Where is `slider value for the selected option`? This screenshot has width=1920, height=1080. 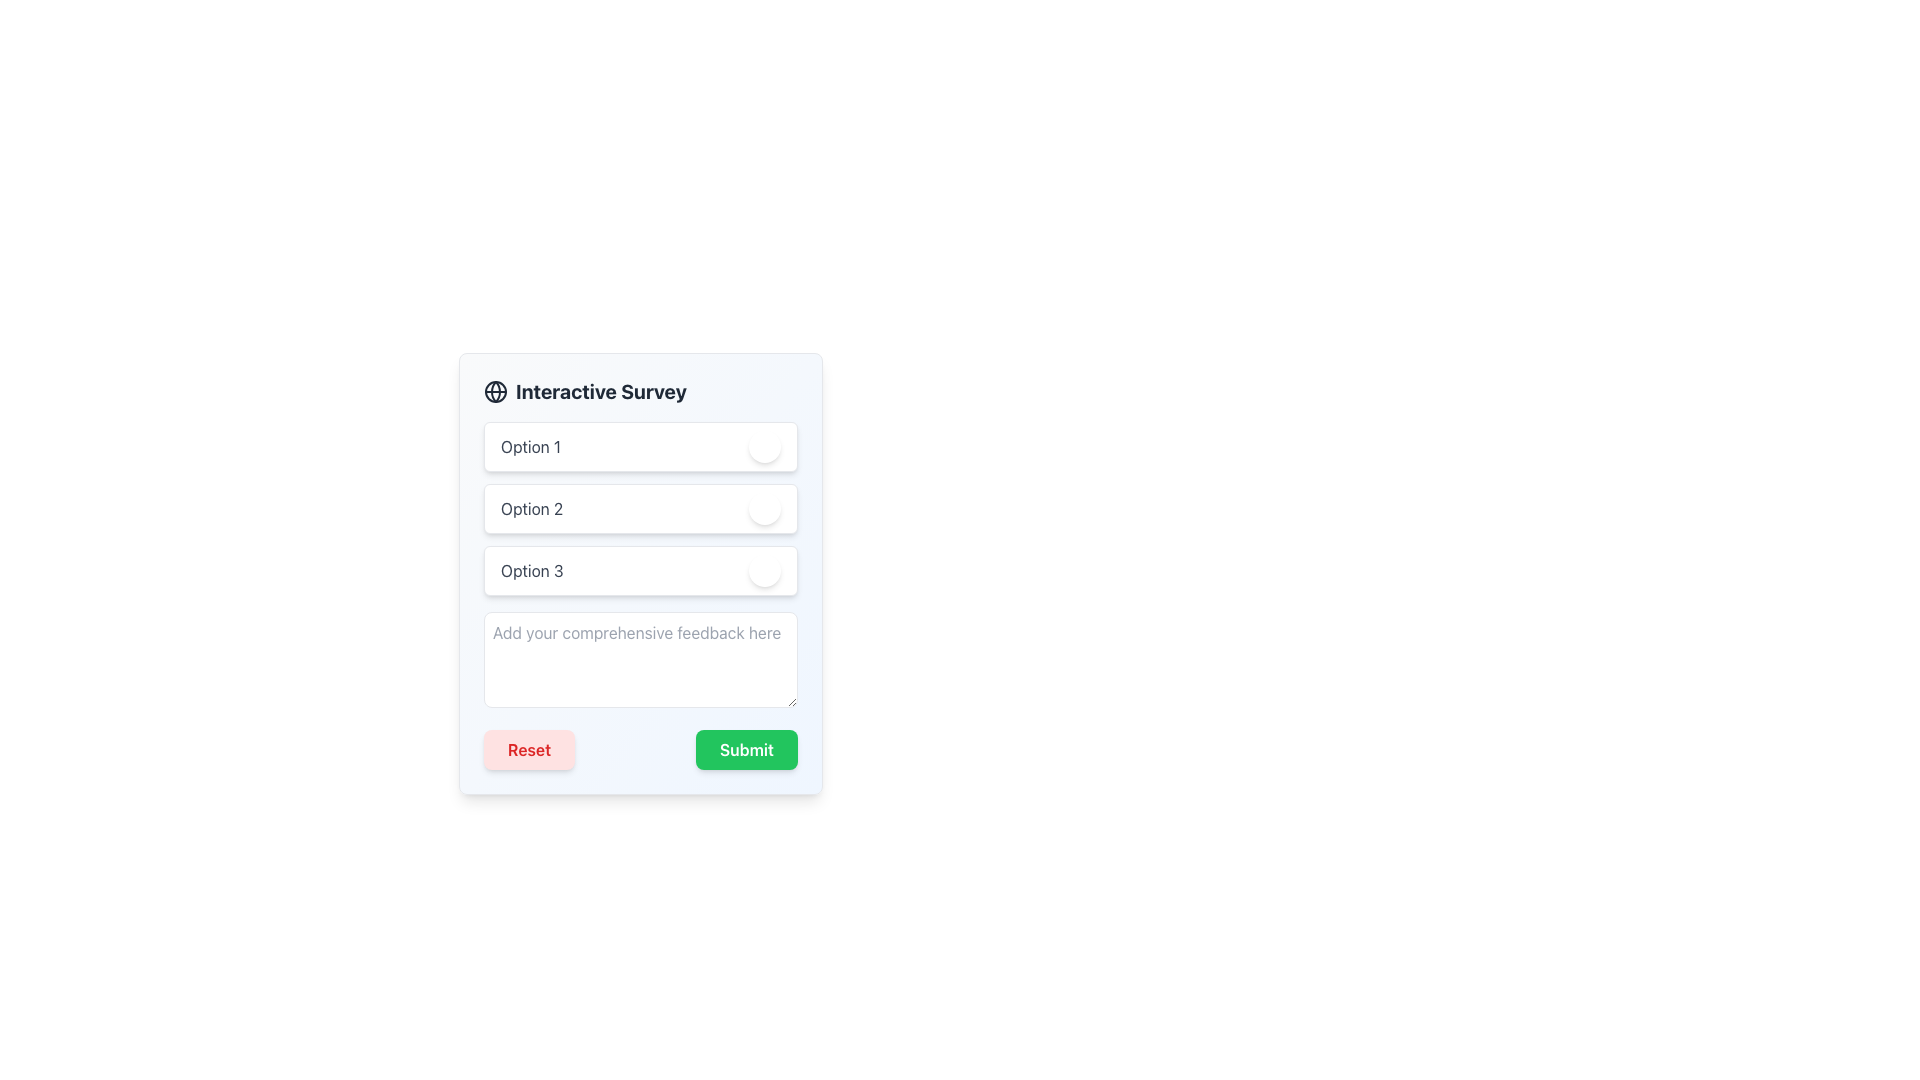
slider value for the selected option is located at coordinates (747, 446).